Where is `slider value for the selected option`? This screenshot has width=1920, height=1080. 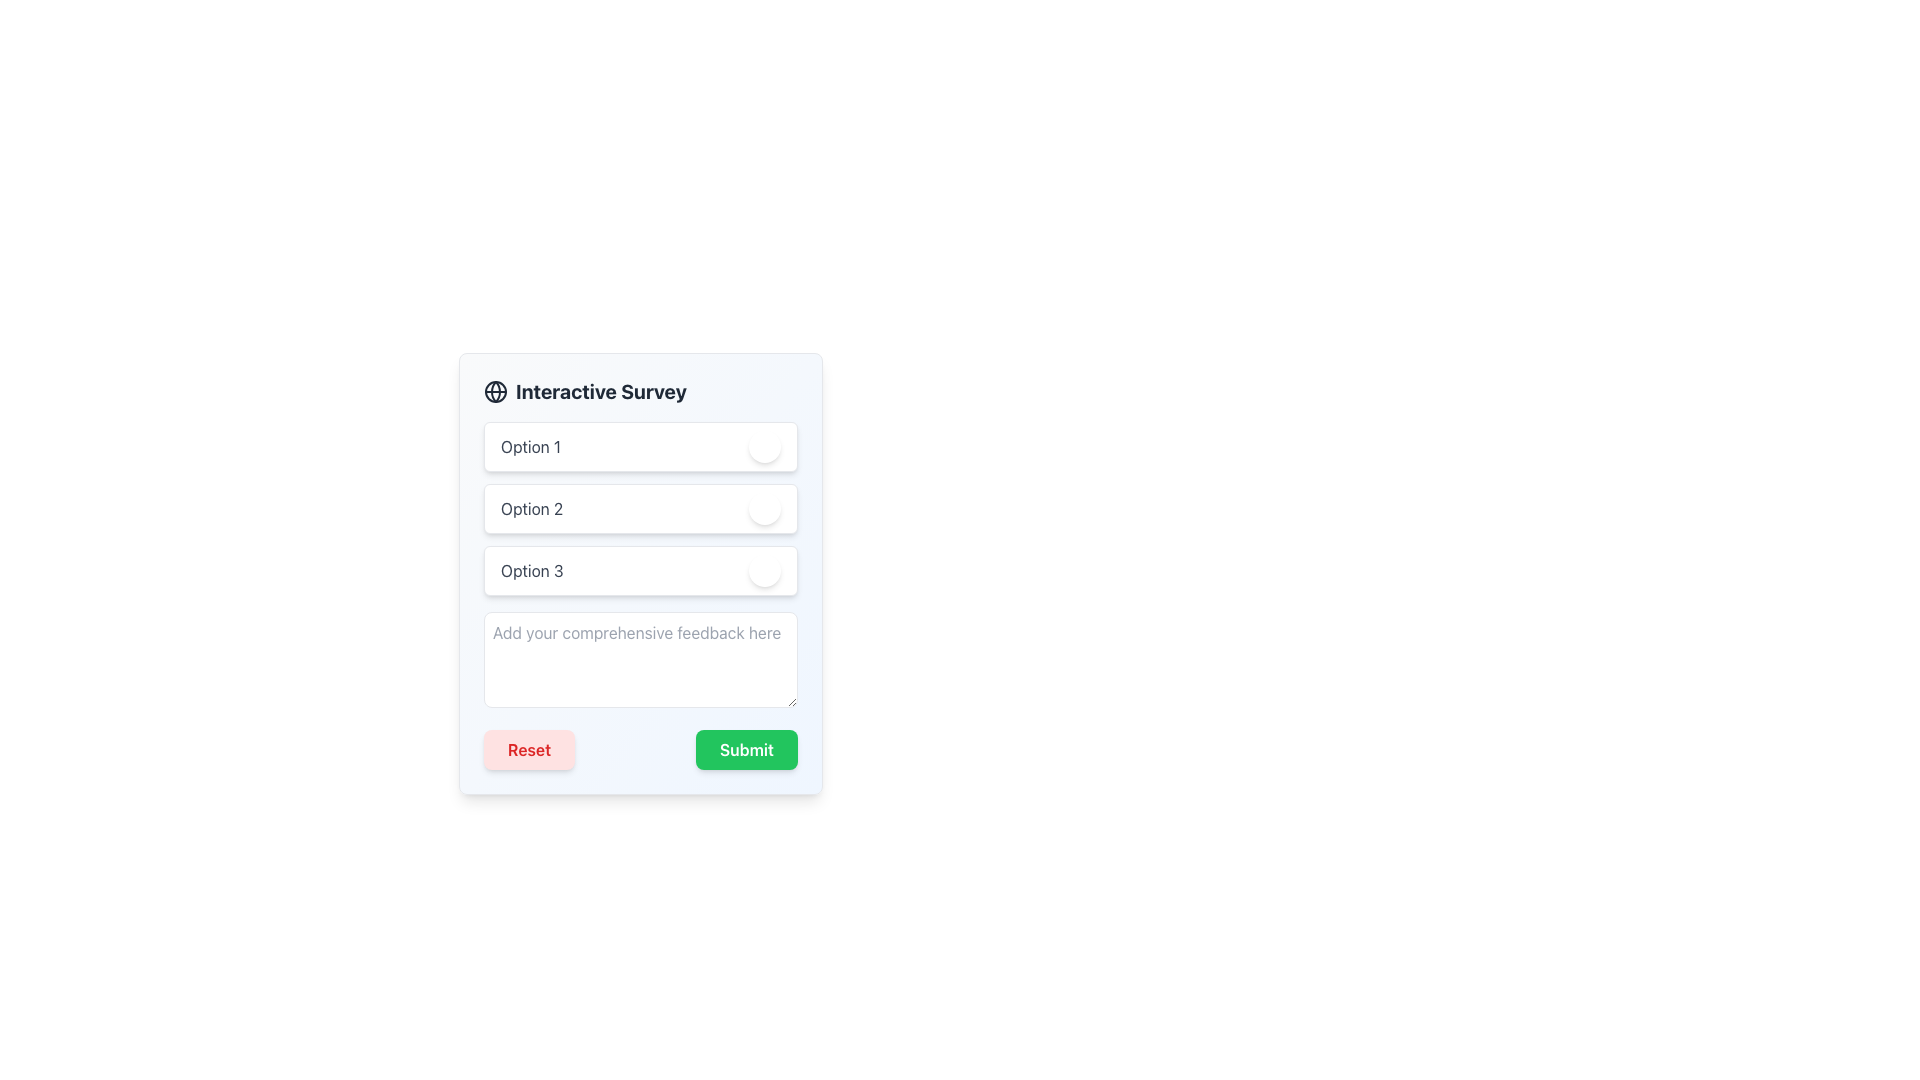
slider value for the selected option is located at coordinates (747, 446).